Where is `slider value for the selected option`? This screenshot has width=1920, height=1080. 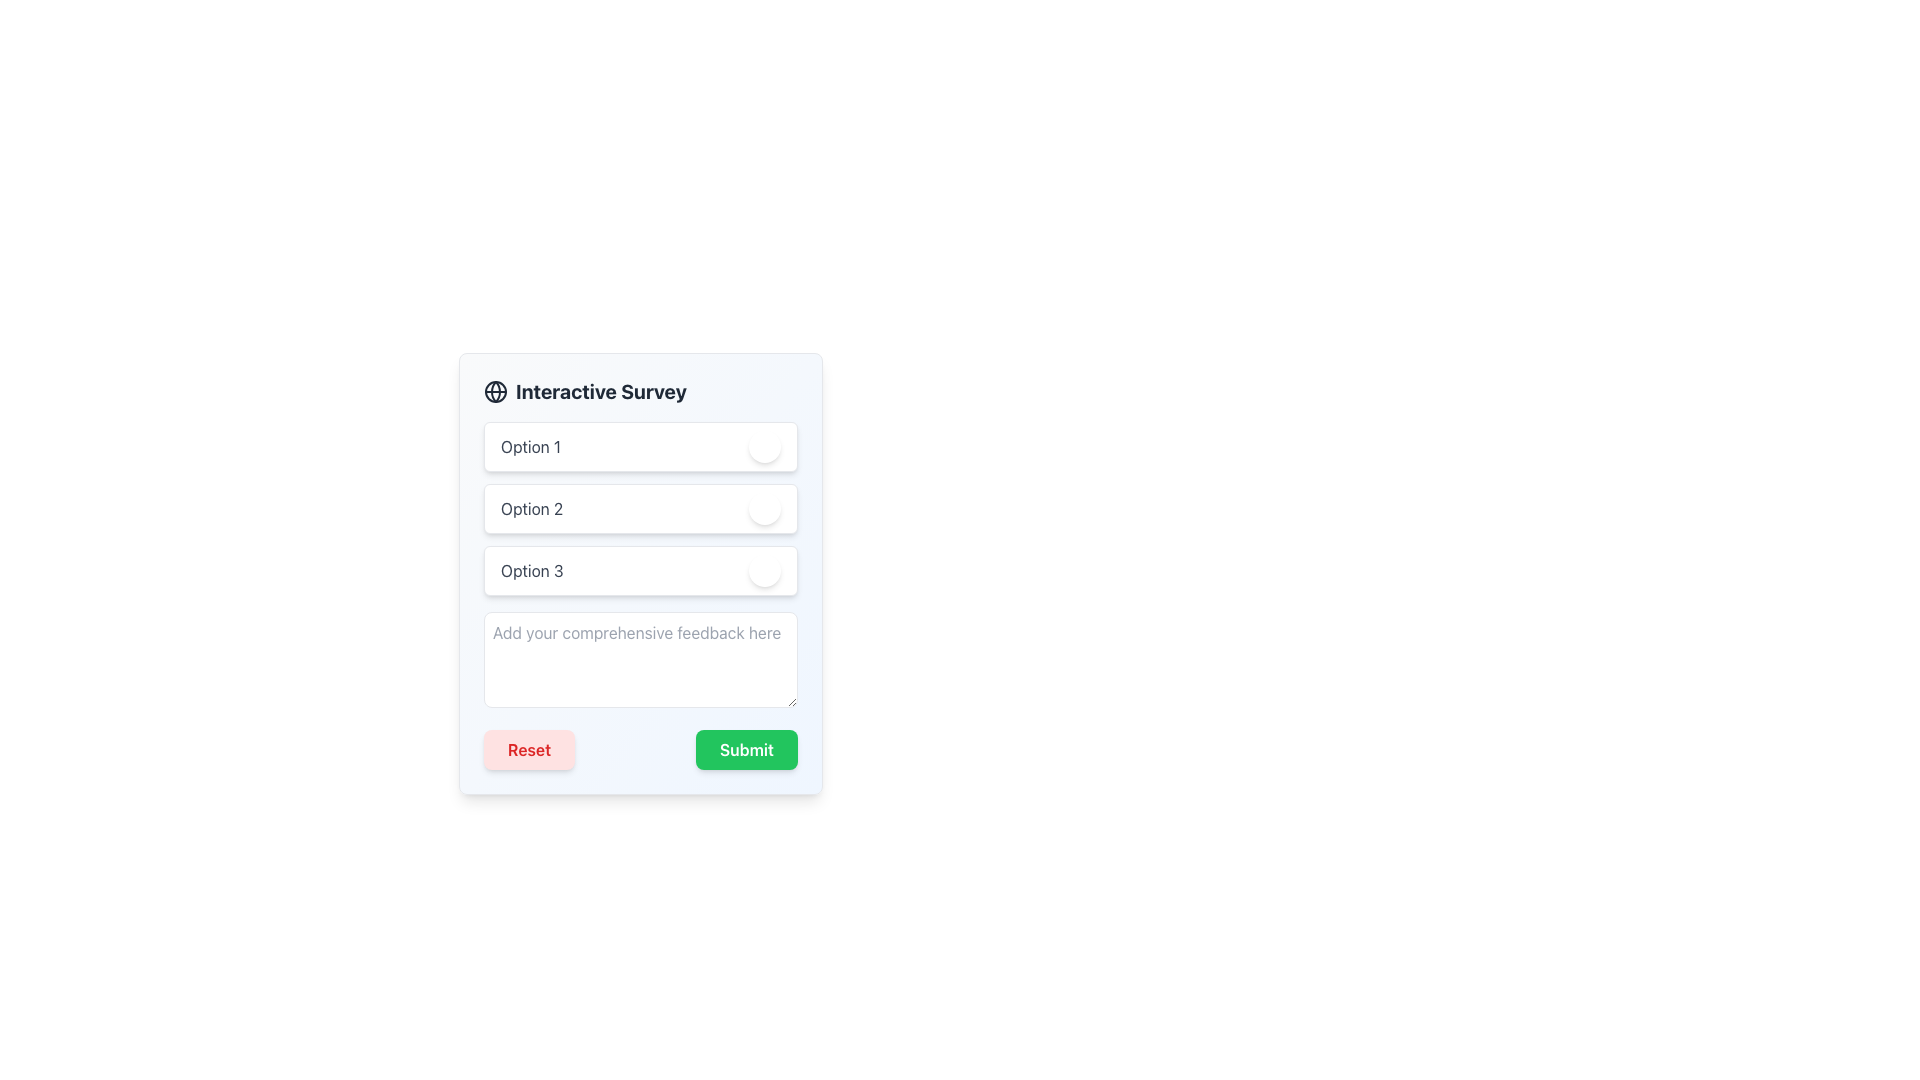
slider value for the selected option is located at coordinates (747, 446).